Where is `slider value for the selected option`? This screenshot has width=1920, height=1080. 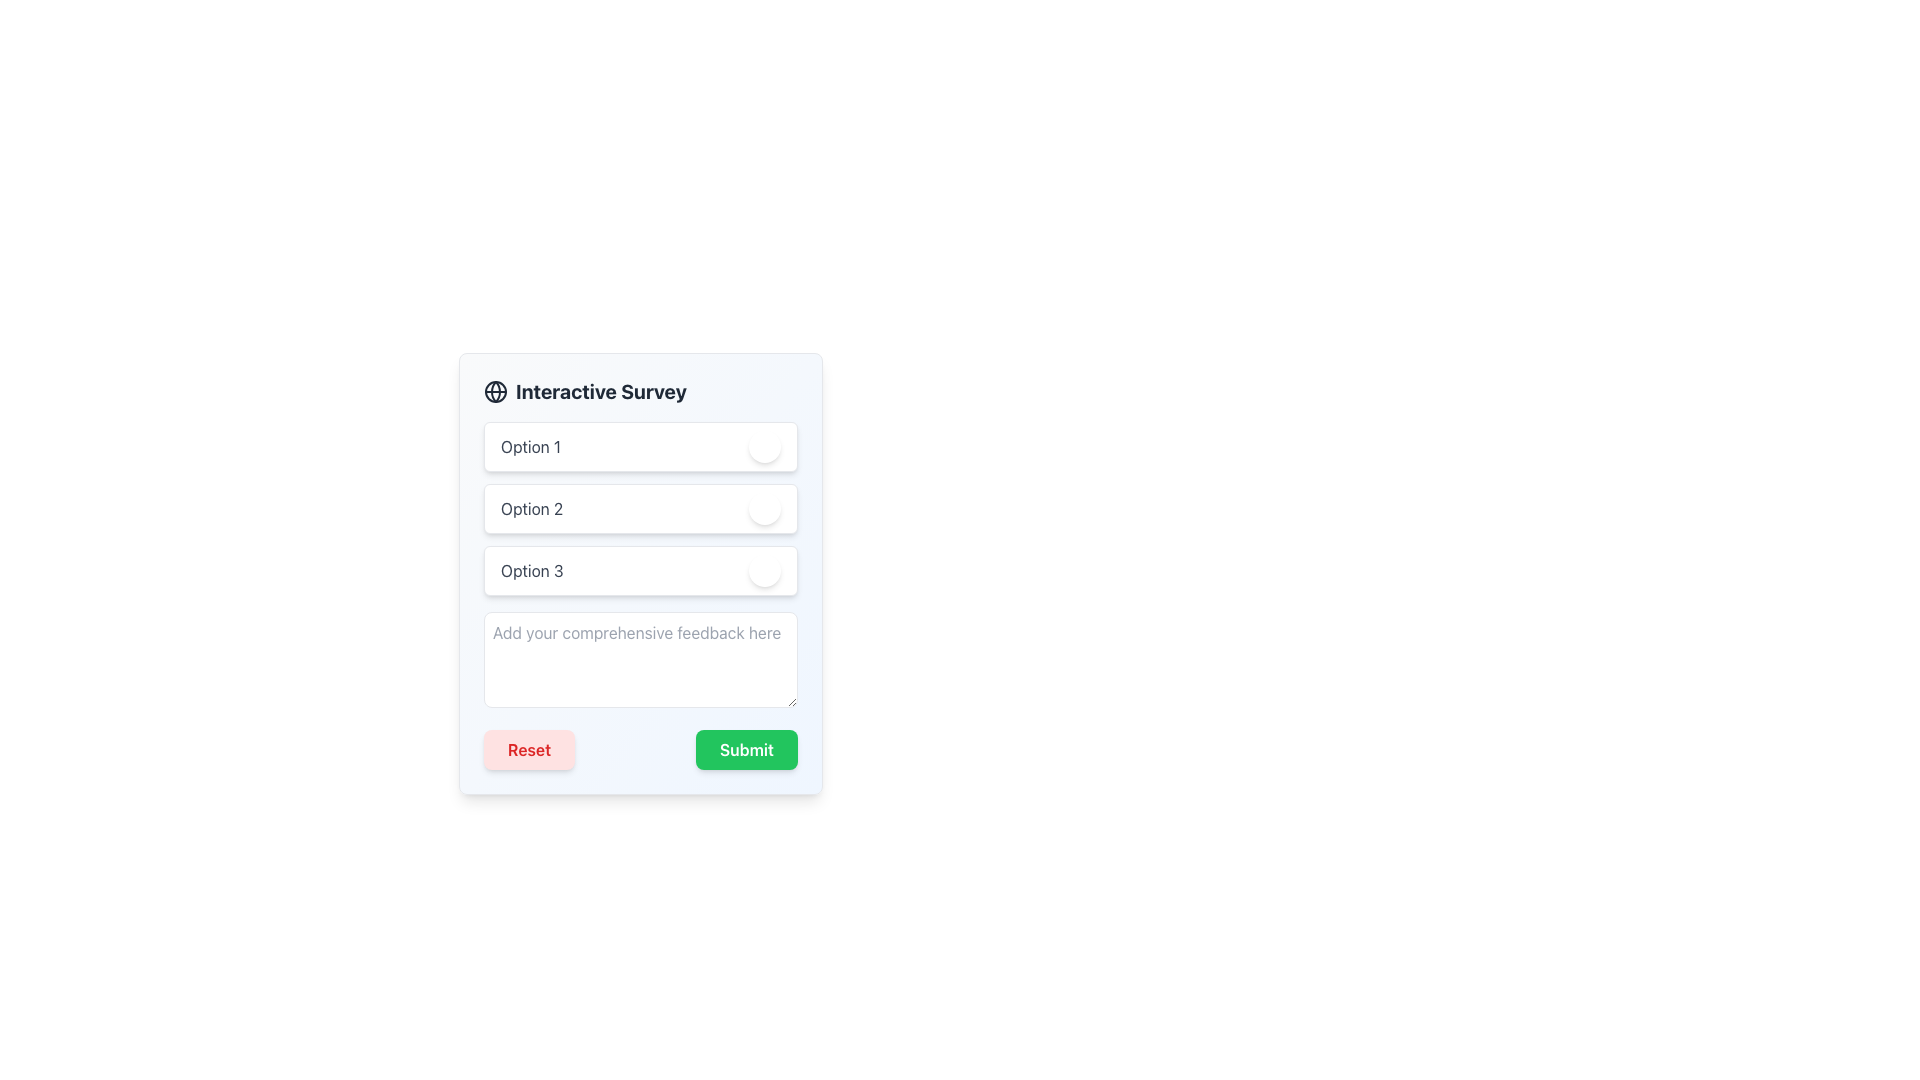
slider value for the selected option is located at coordinates (747, 446).